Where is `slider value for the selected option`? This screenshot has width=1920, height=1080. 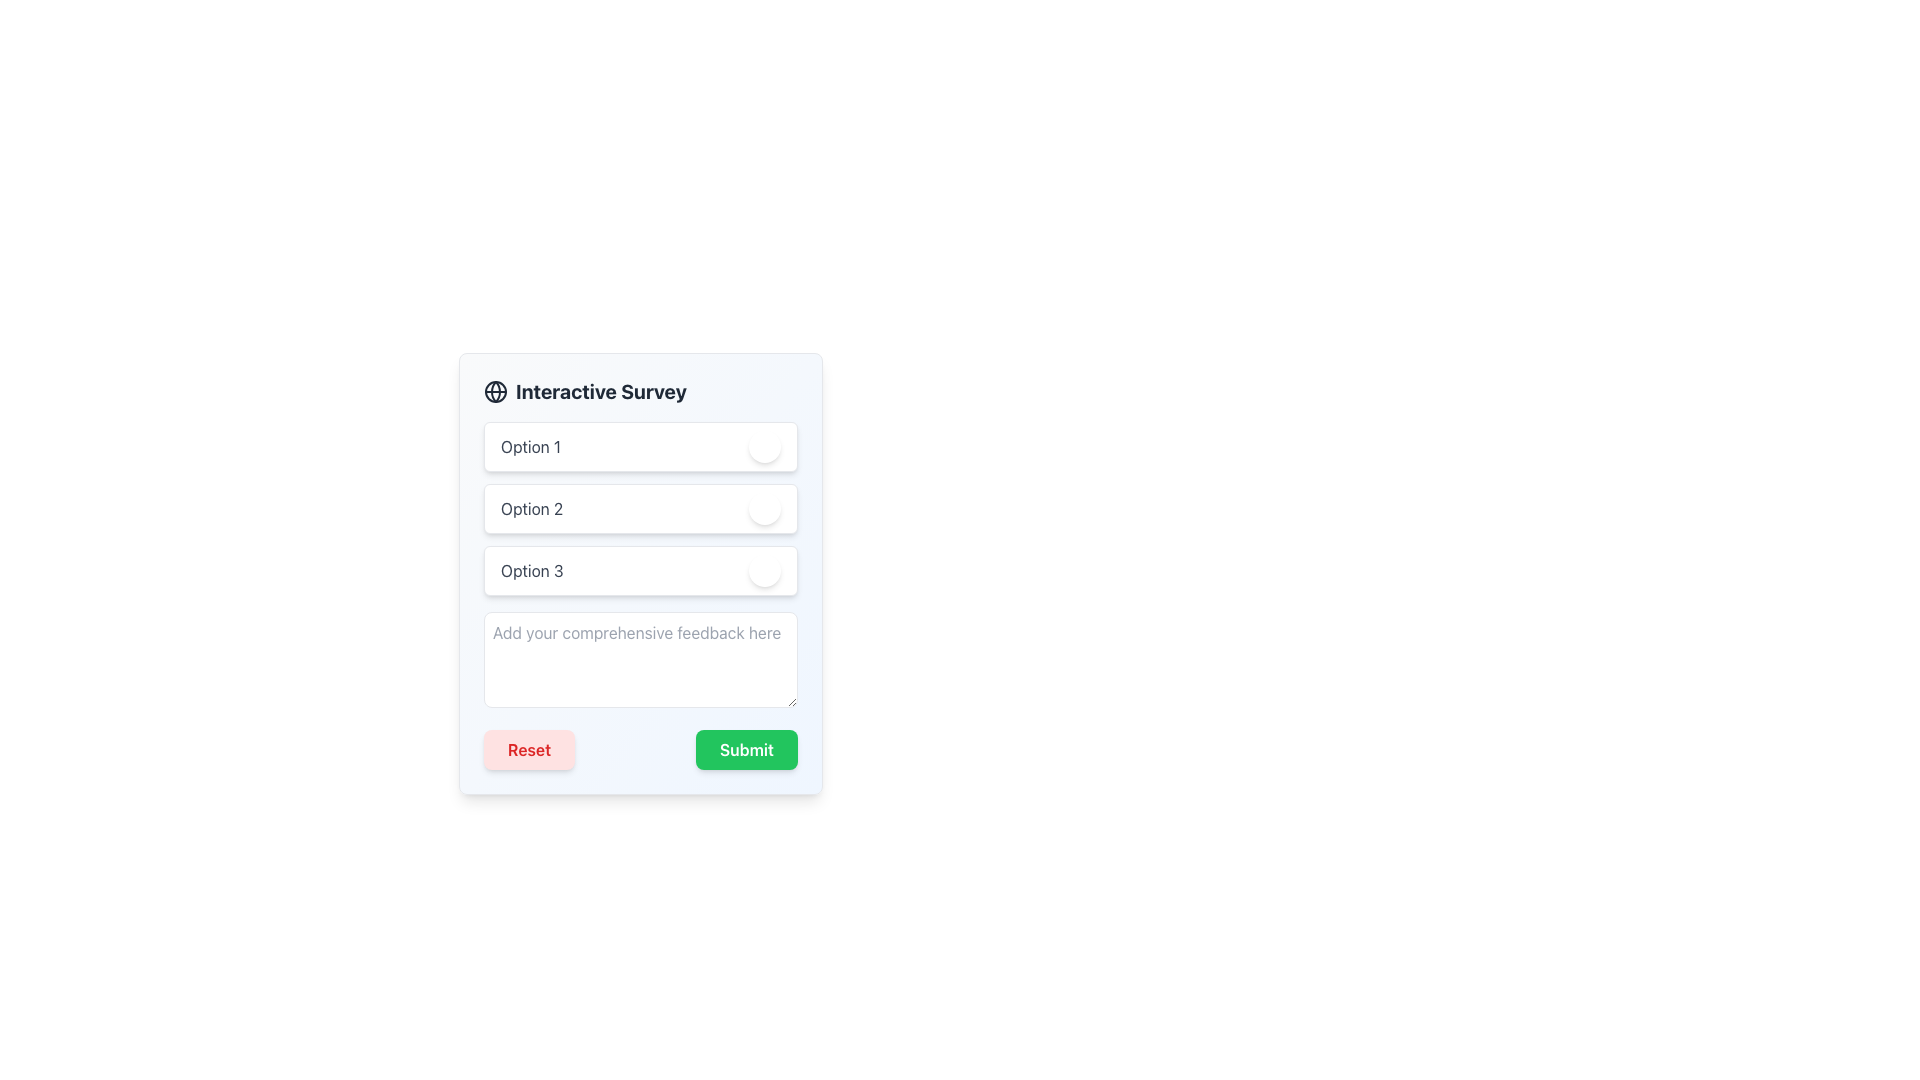
slider value for the selected option is located at coordinates (747, 446).